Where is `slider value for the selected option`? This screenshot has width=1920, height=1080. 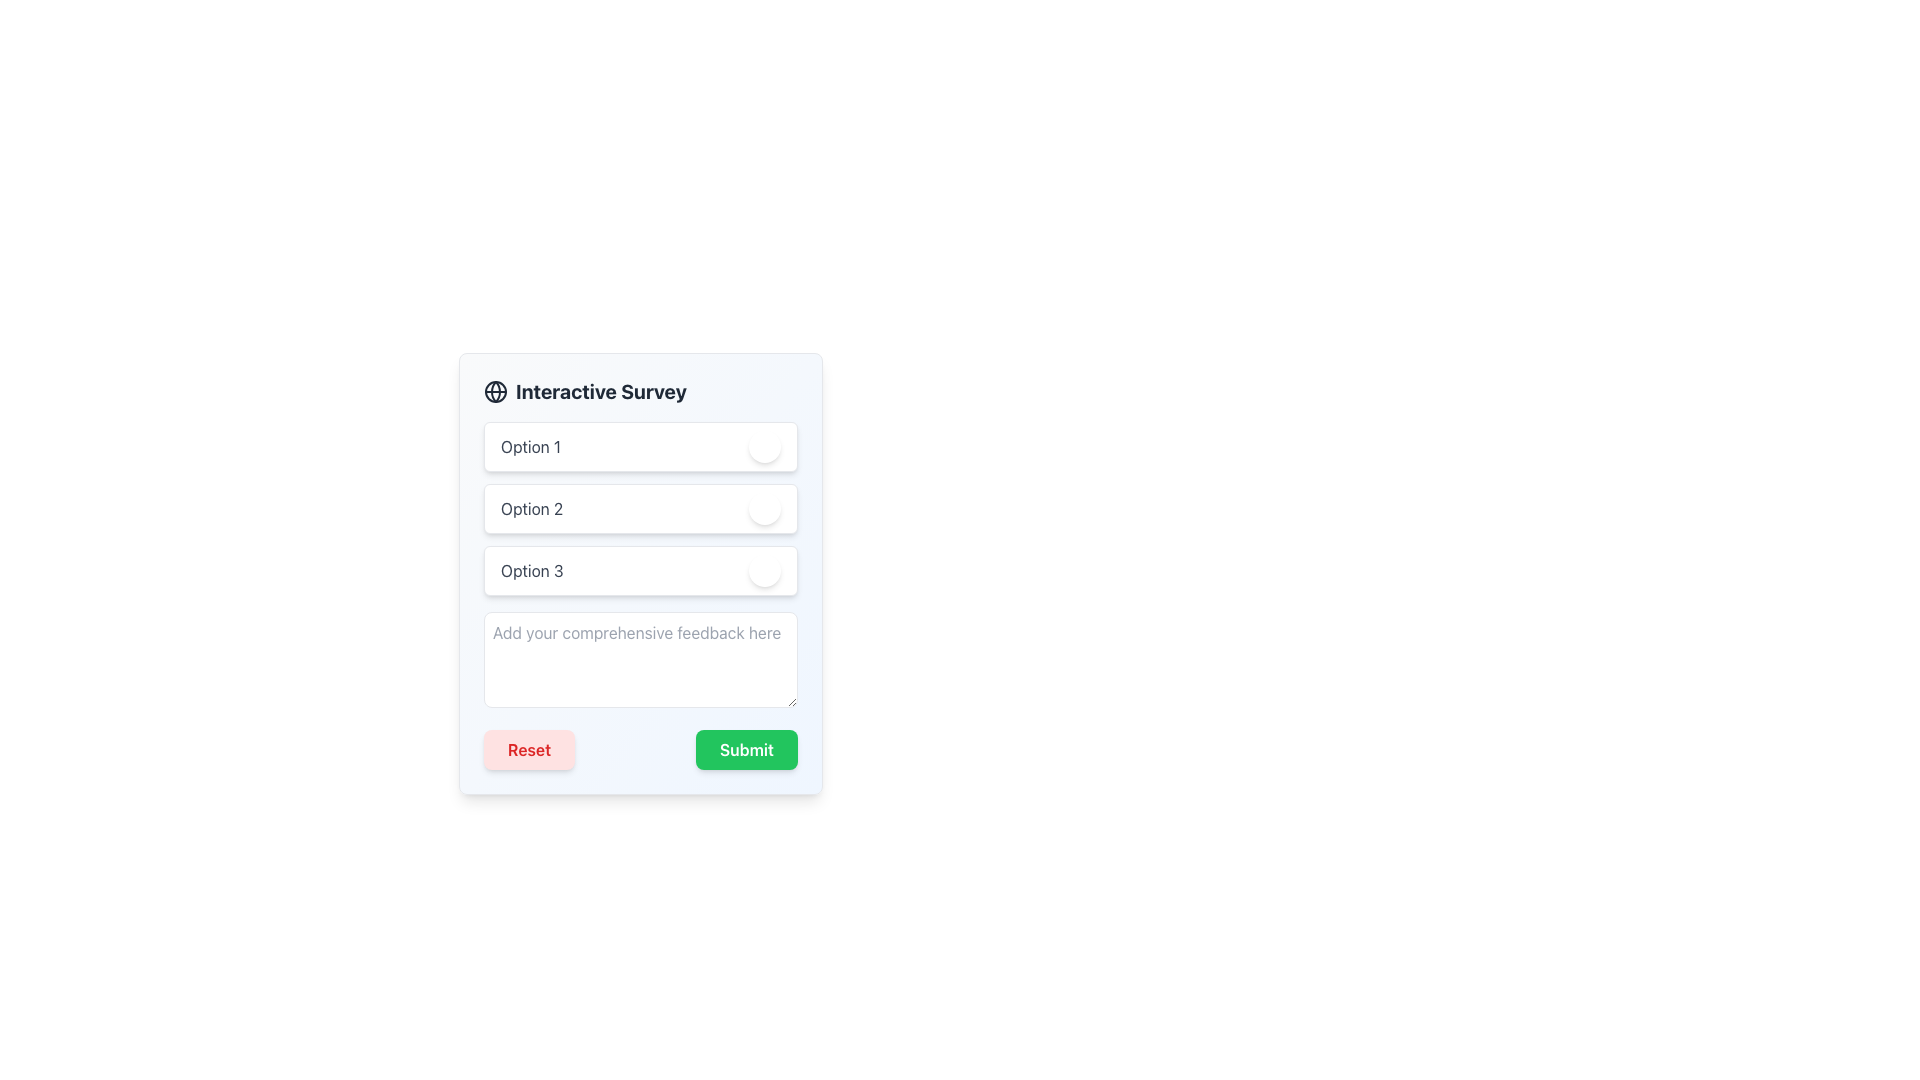
slider value for the selected option is located at coordinates (747, 446).